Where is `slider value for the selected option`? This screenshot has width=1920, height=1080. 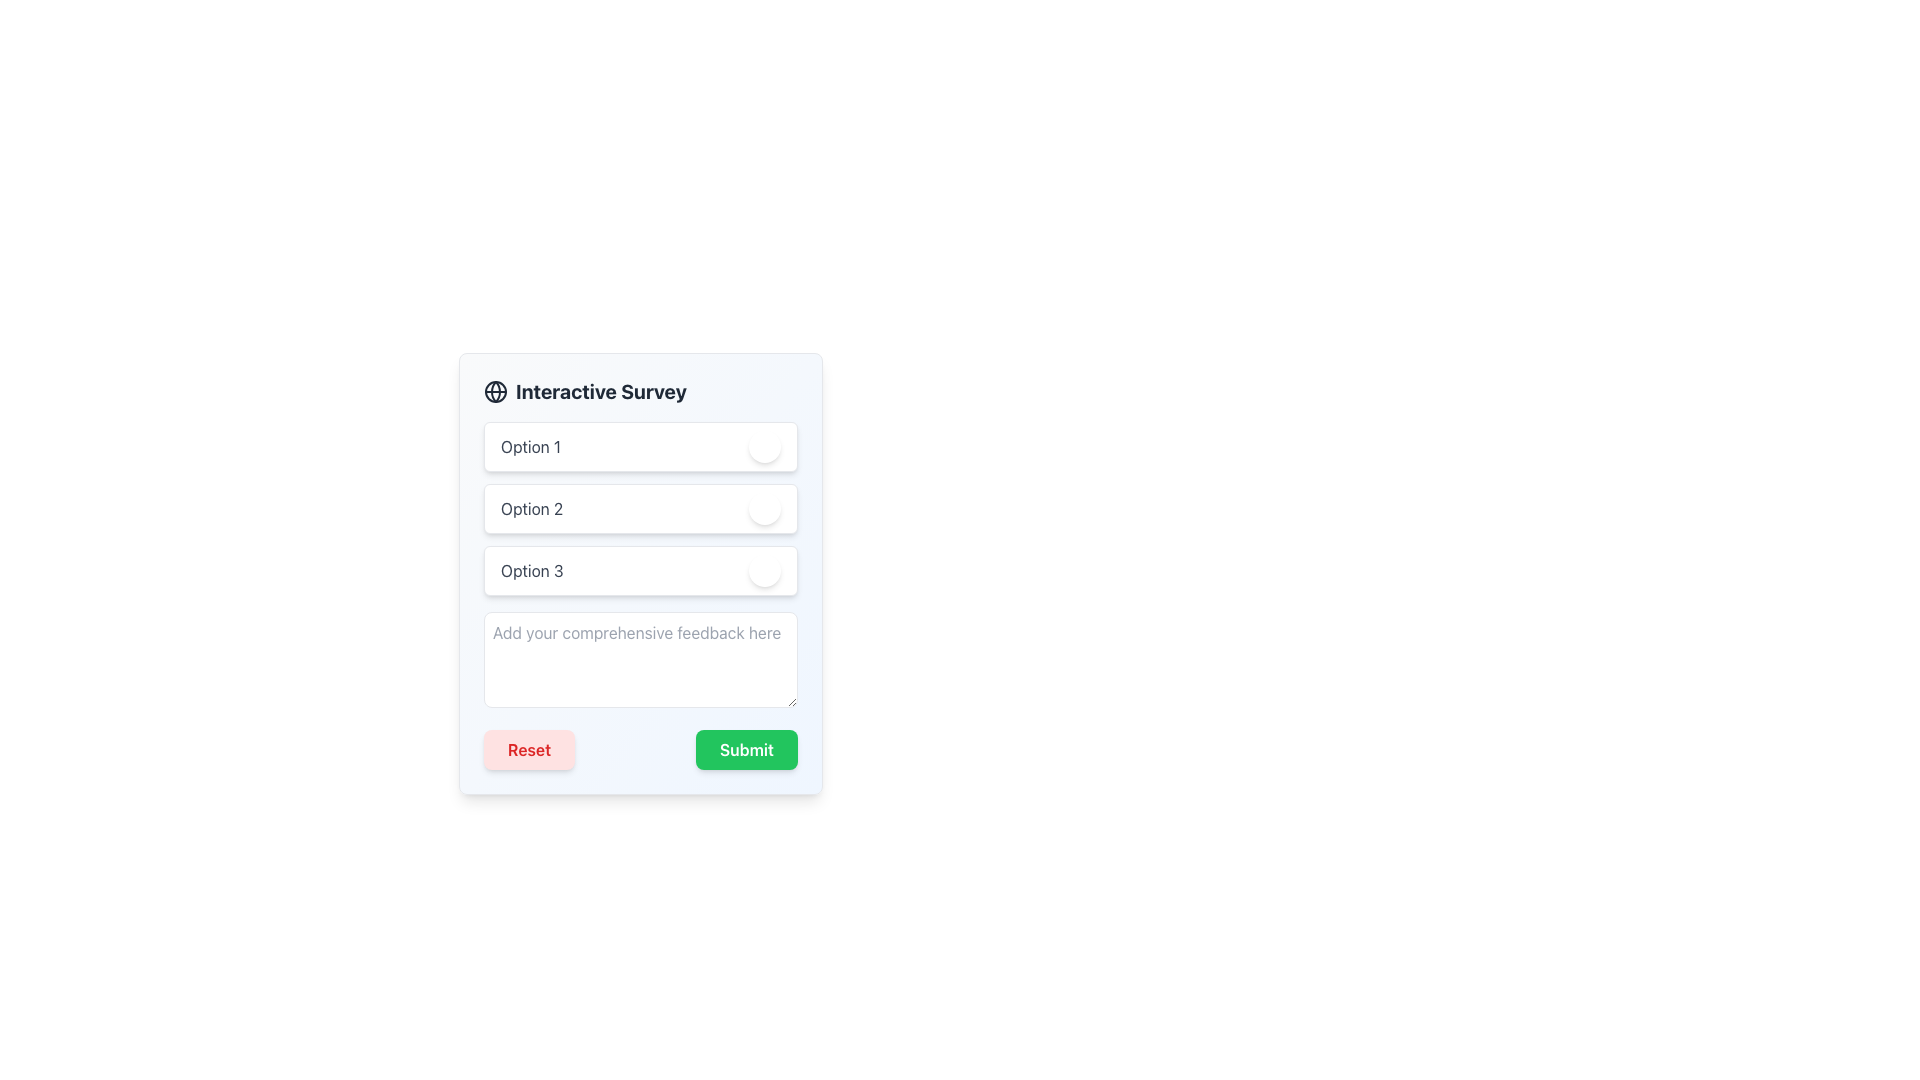
slider value for the selected option is located at coordinates (747, 446).